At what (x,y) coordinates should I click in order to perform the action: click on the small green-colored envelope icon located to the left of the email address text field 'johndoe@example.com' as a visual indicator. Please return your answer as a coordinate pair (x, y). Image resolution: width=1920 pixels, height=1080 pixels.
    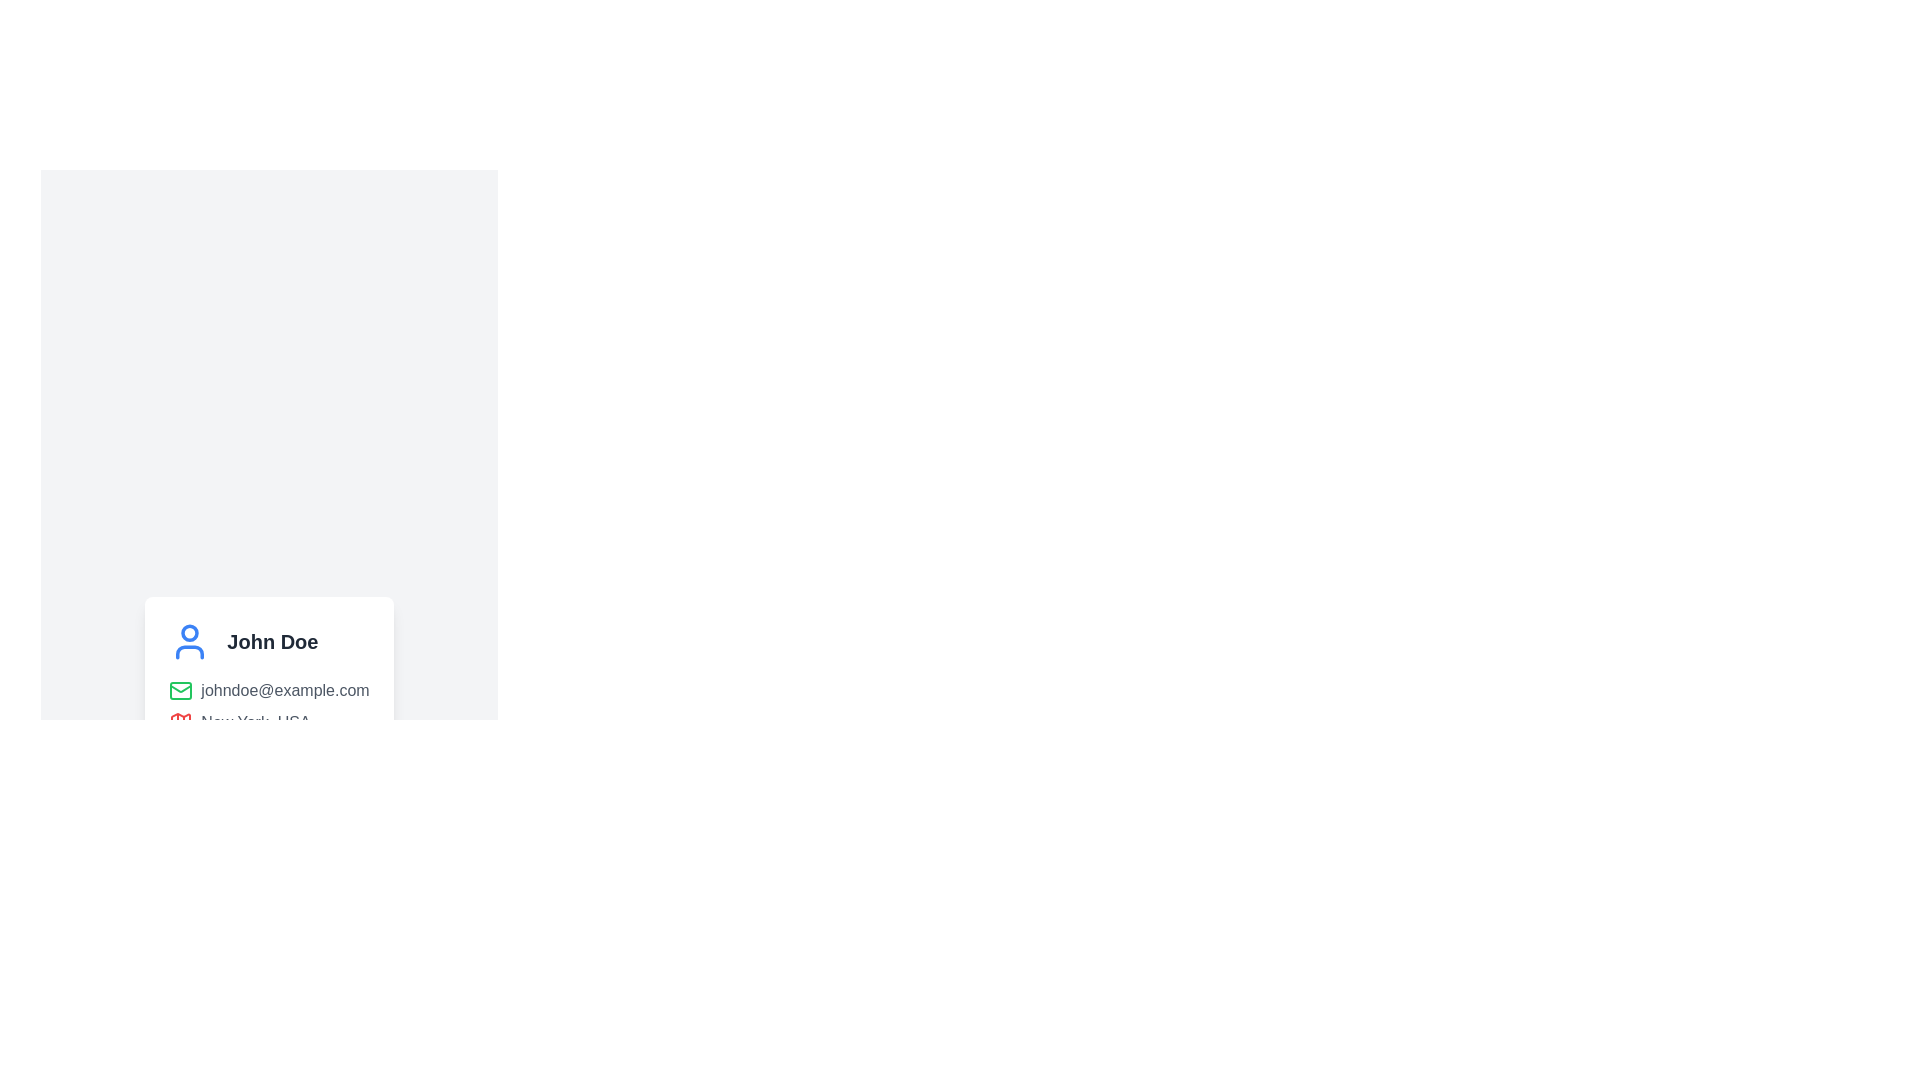
    Looking at the image, I should click on (181, 689).